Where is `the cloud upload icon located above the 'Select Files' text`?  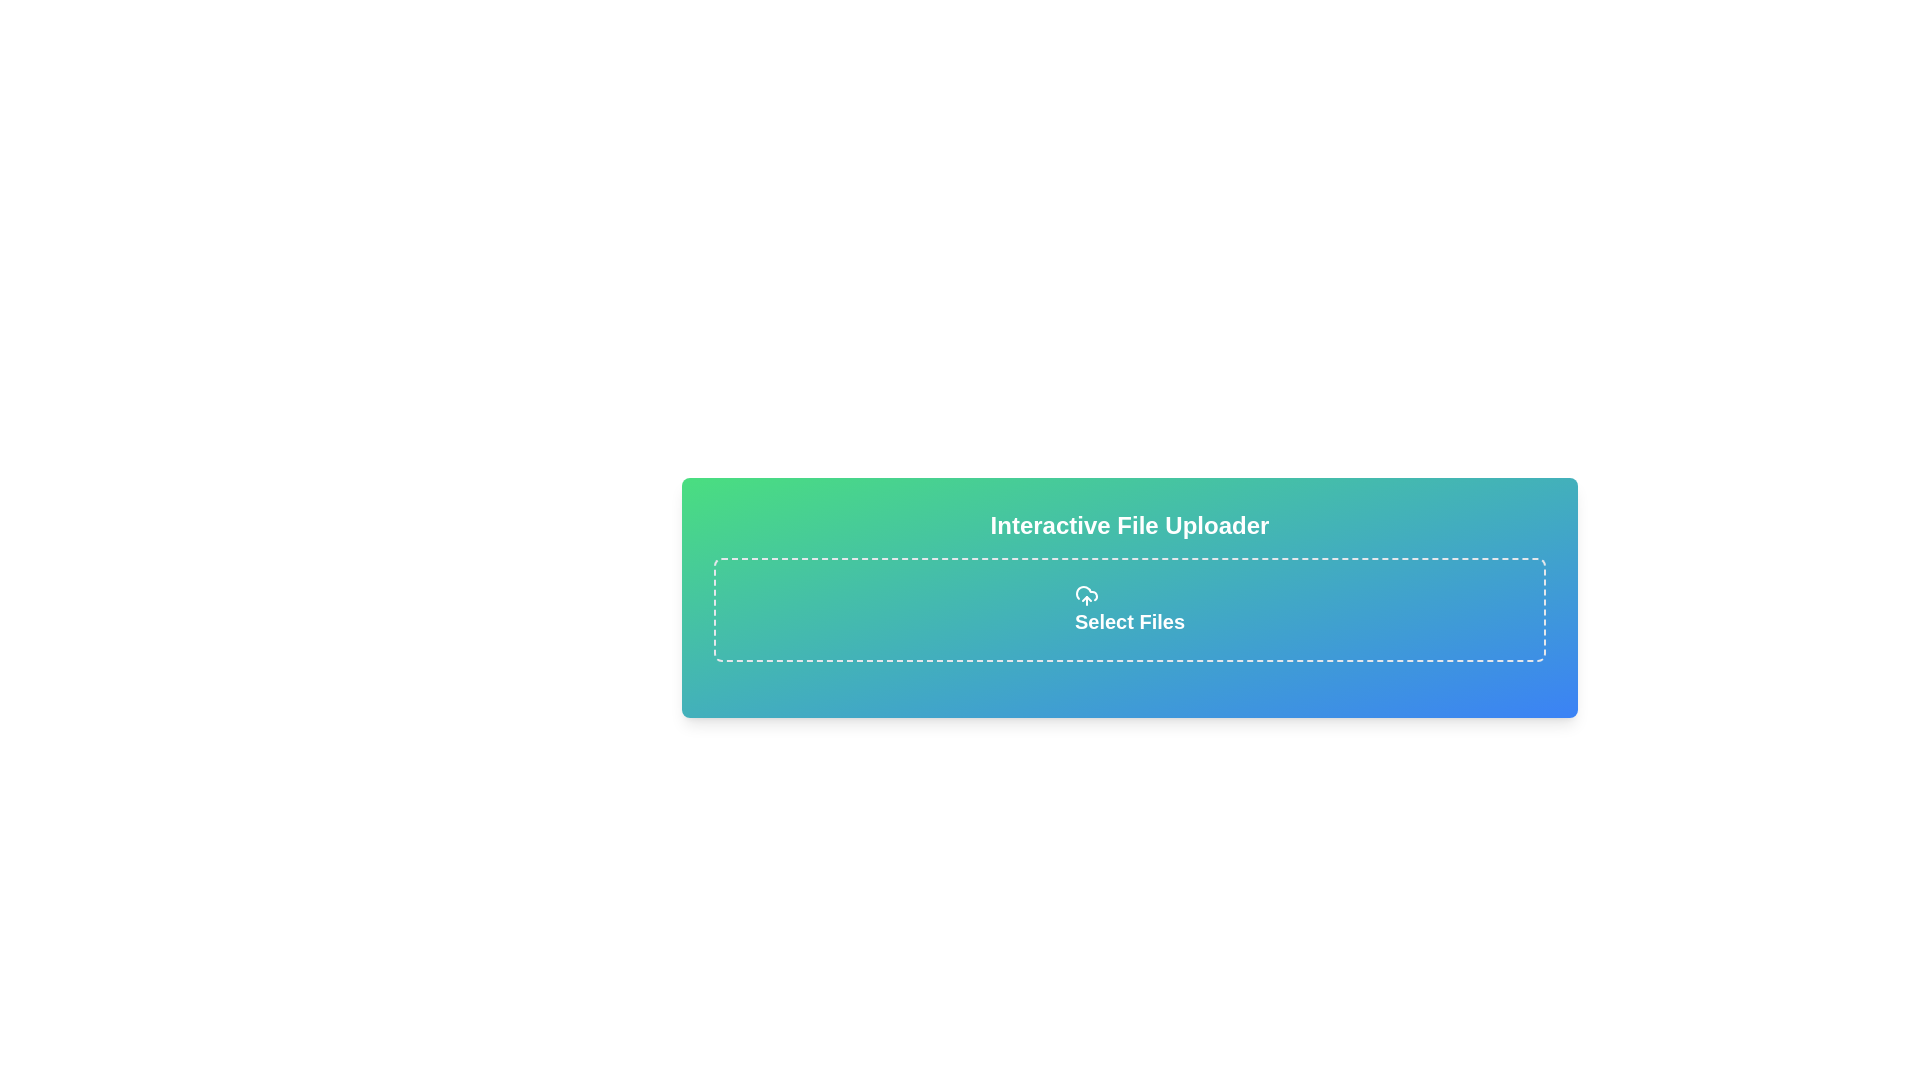 the cloud upload icon located above the 'Select Files' text is located at coordinates (1085, 595).